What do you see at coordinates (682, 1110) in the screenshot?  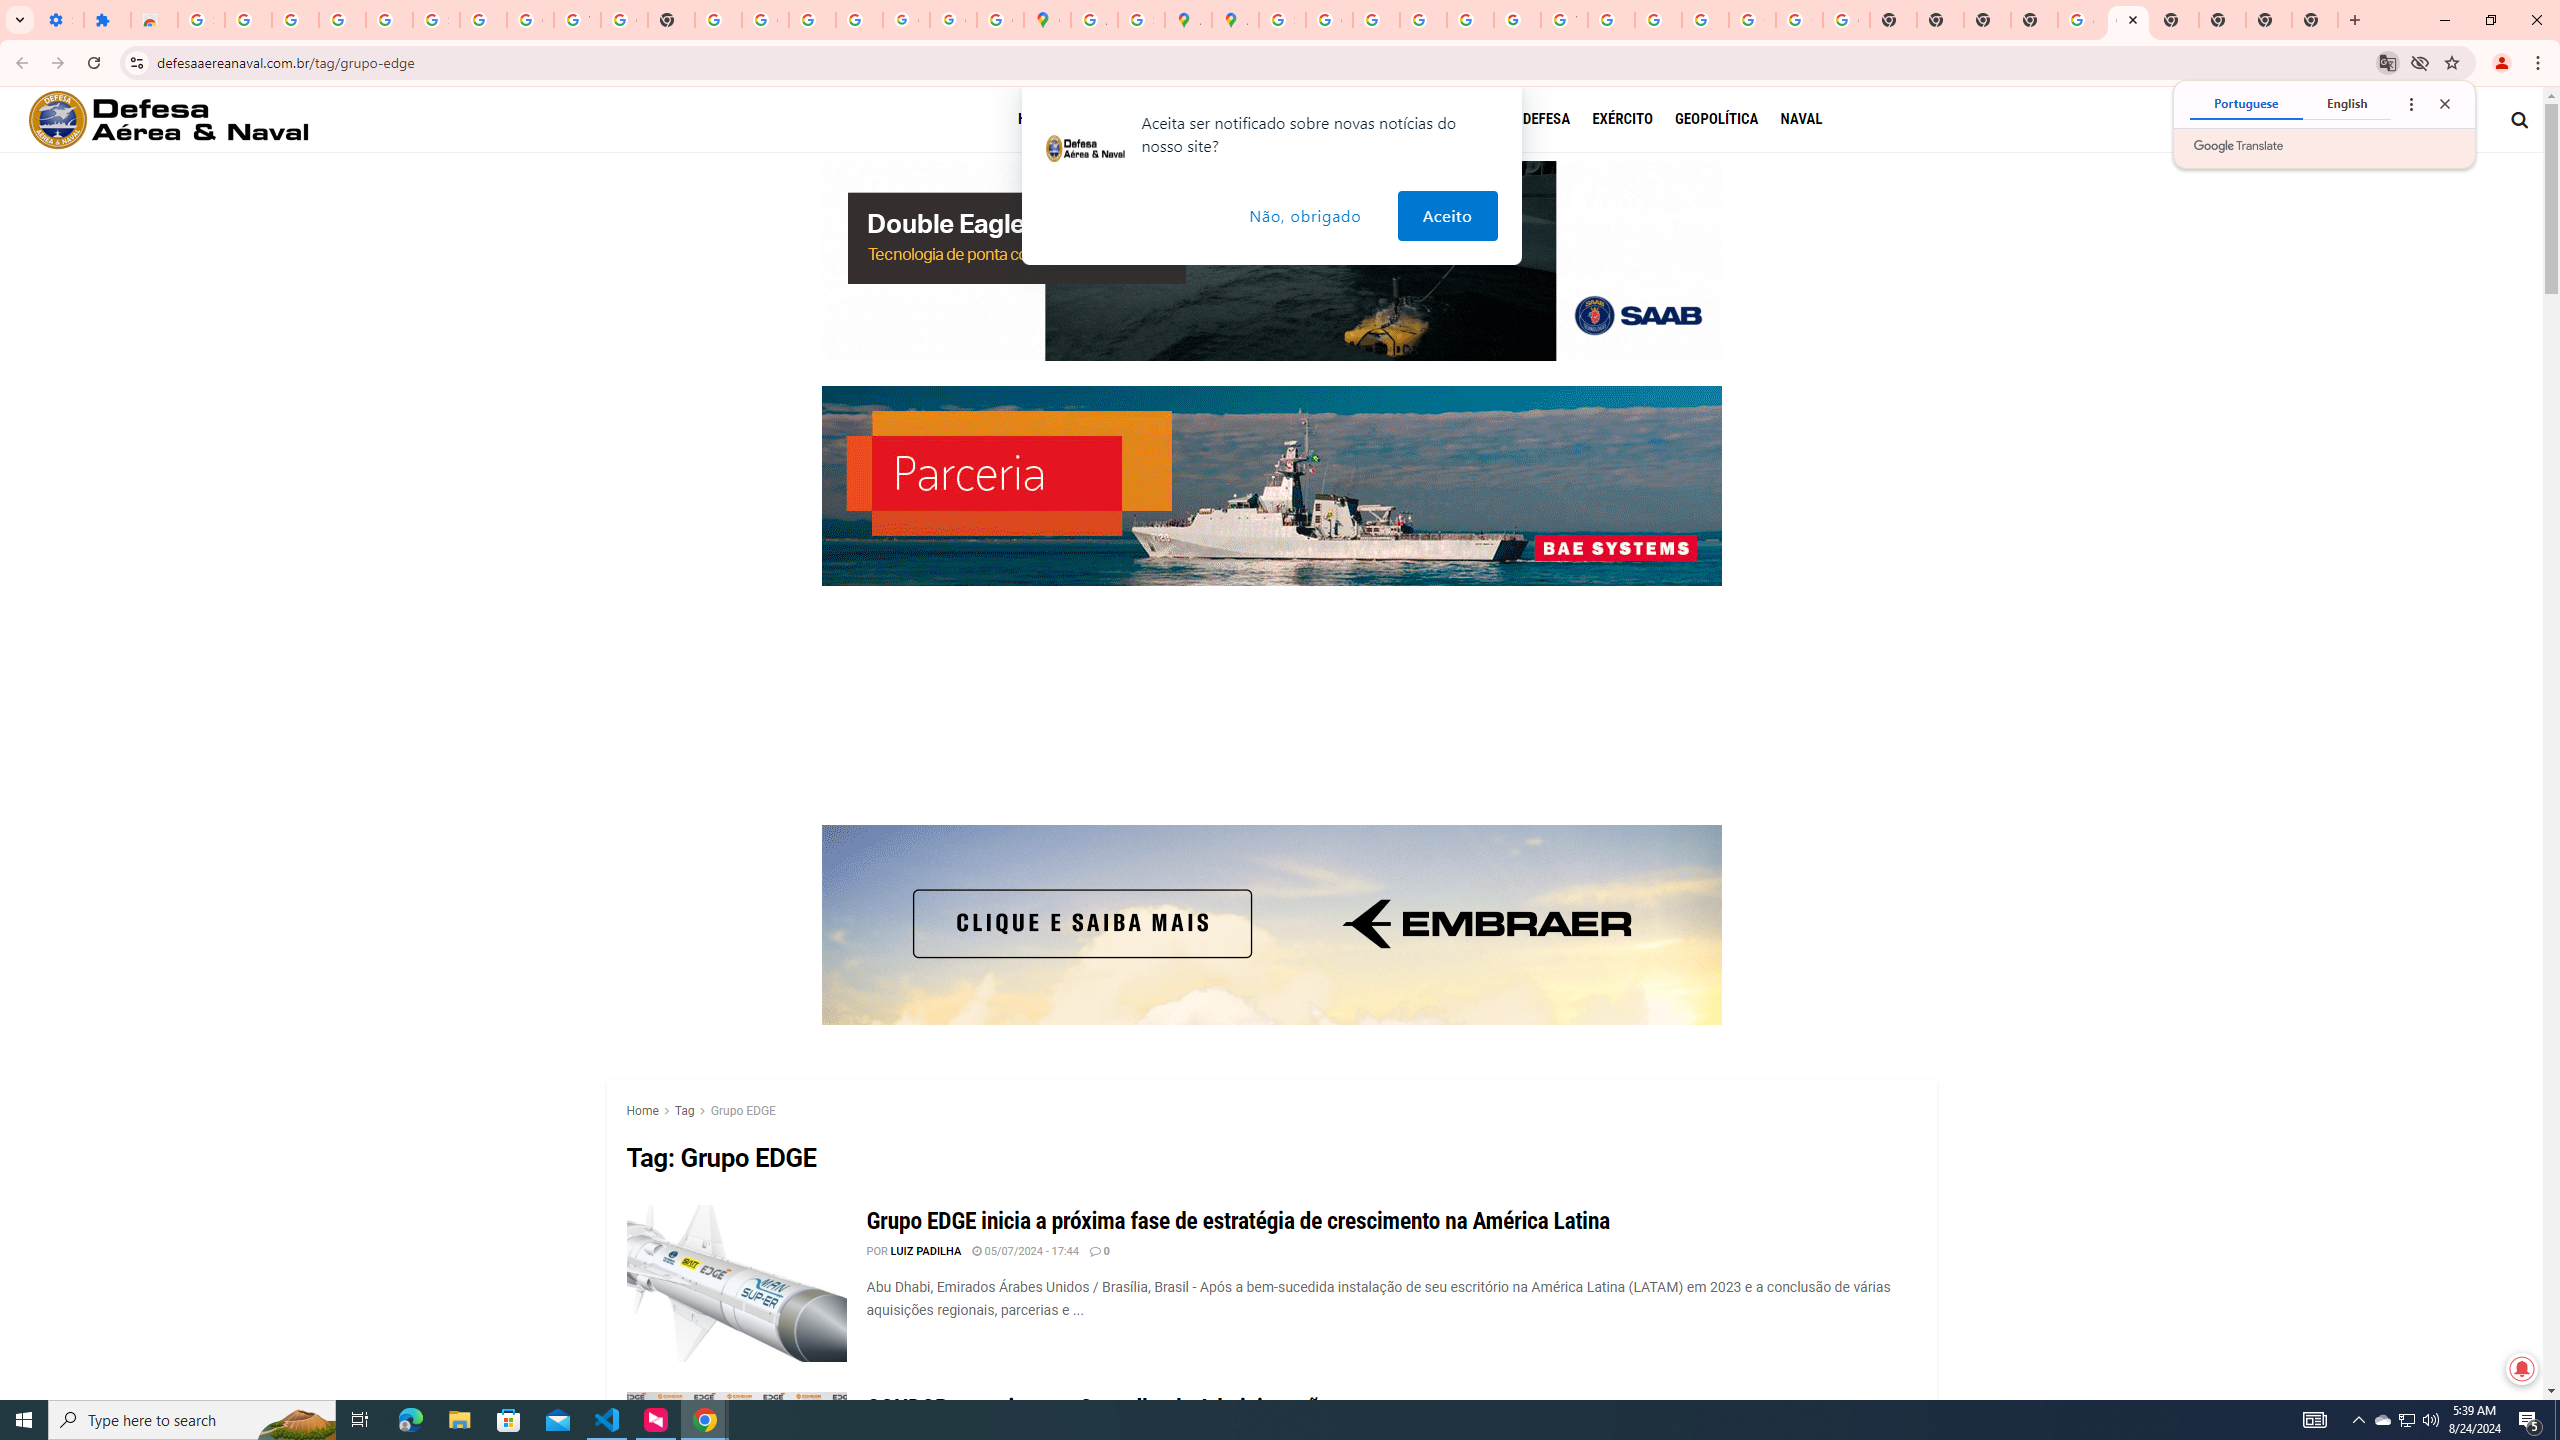 I see `'Tag'` at bounding box center [682, 1110].